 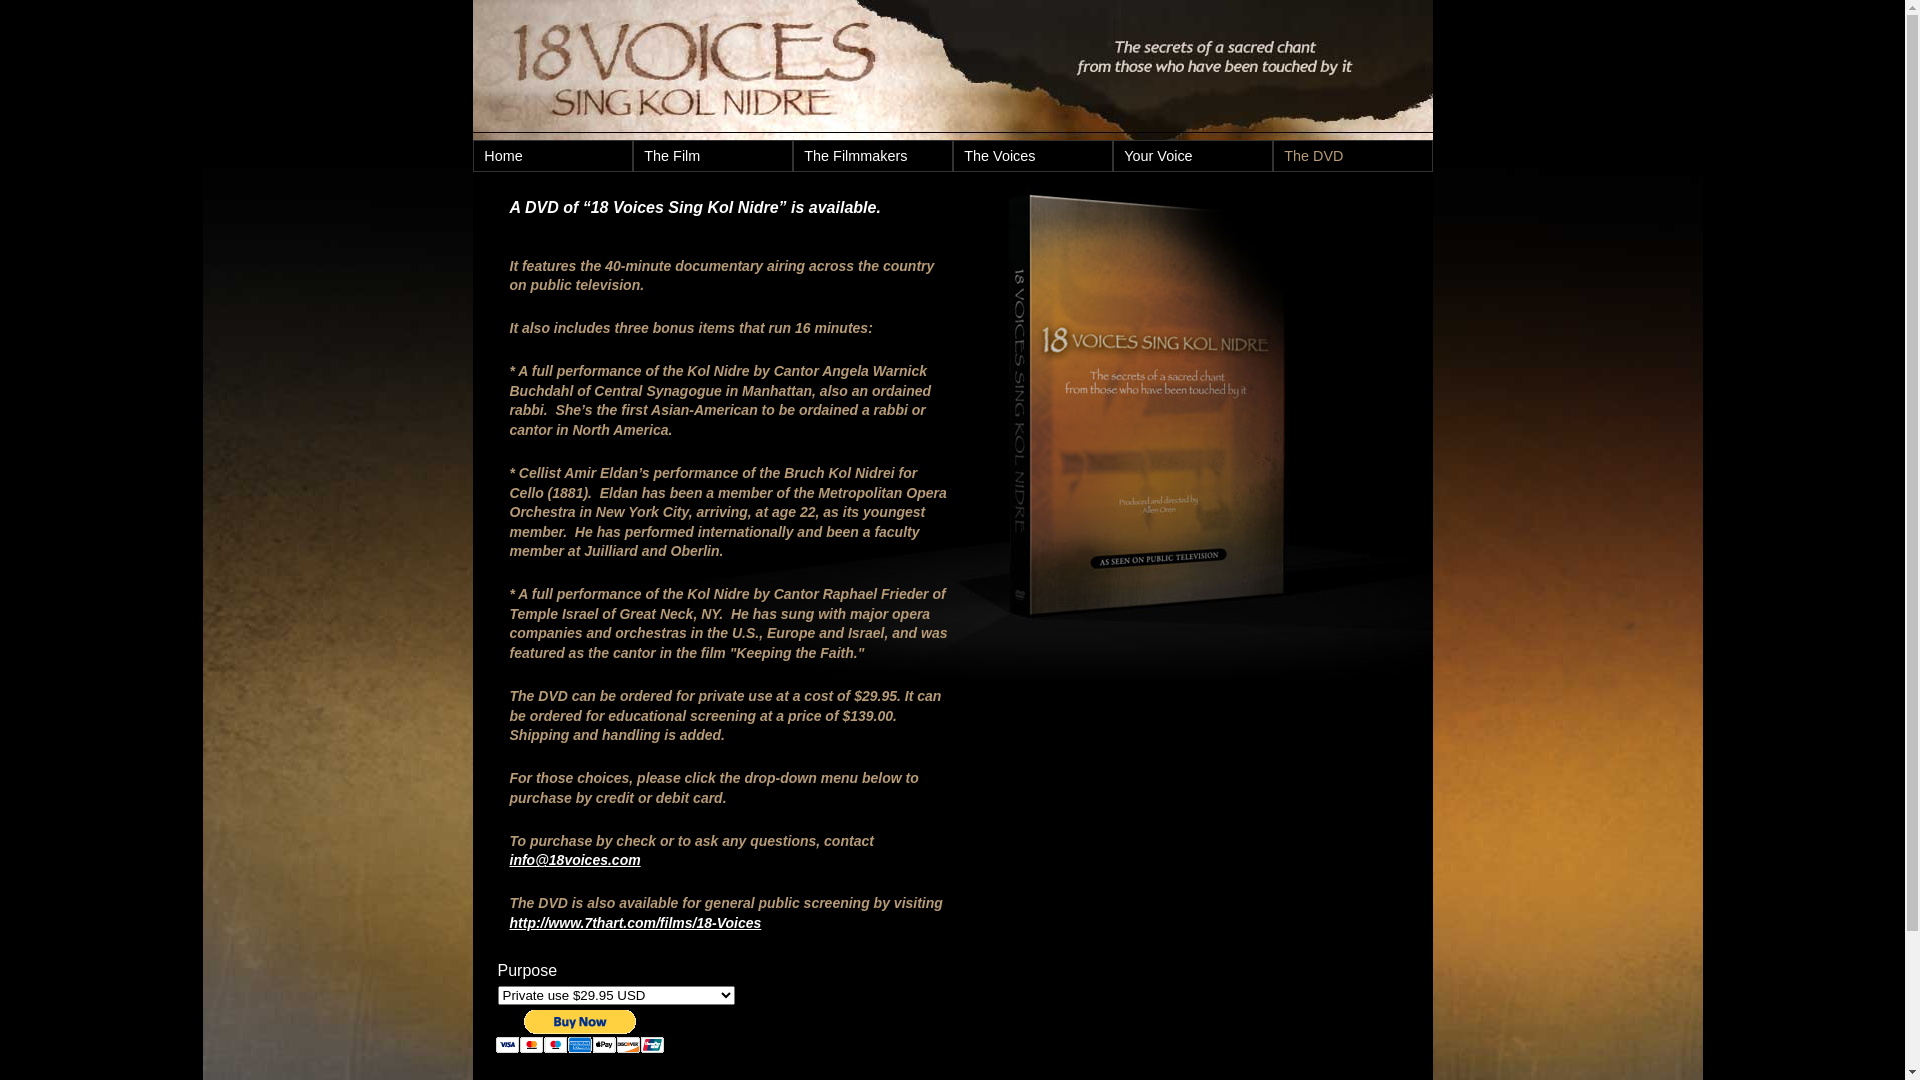 What do you see at coordinates (552, 154) in the screenshot?
I see `'Home'` at bounding box center [552, 154].